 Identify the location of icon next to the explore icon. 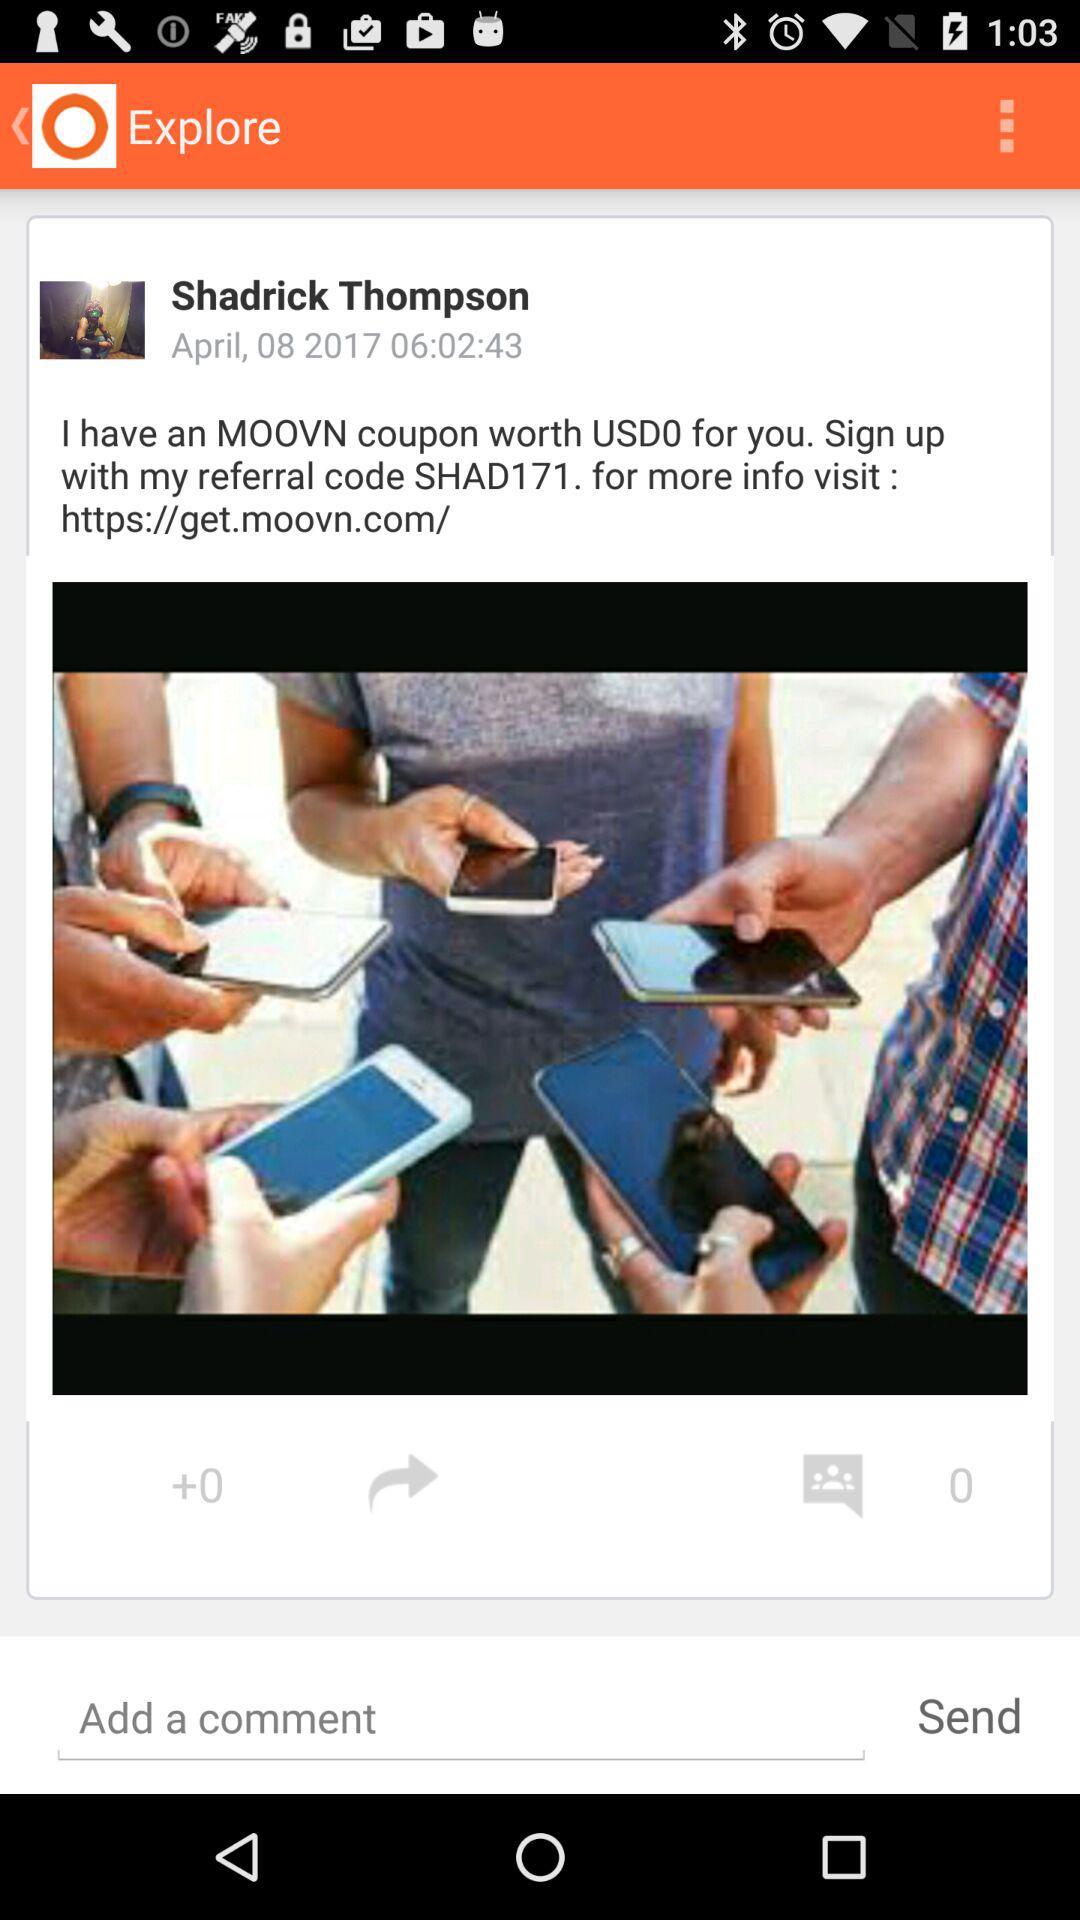
(1006, 124).